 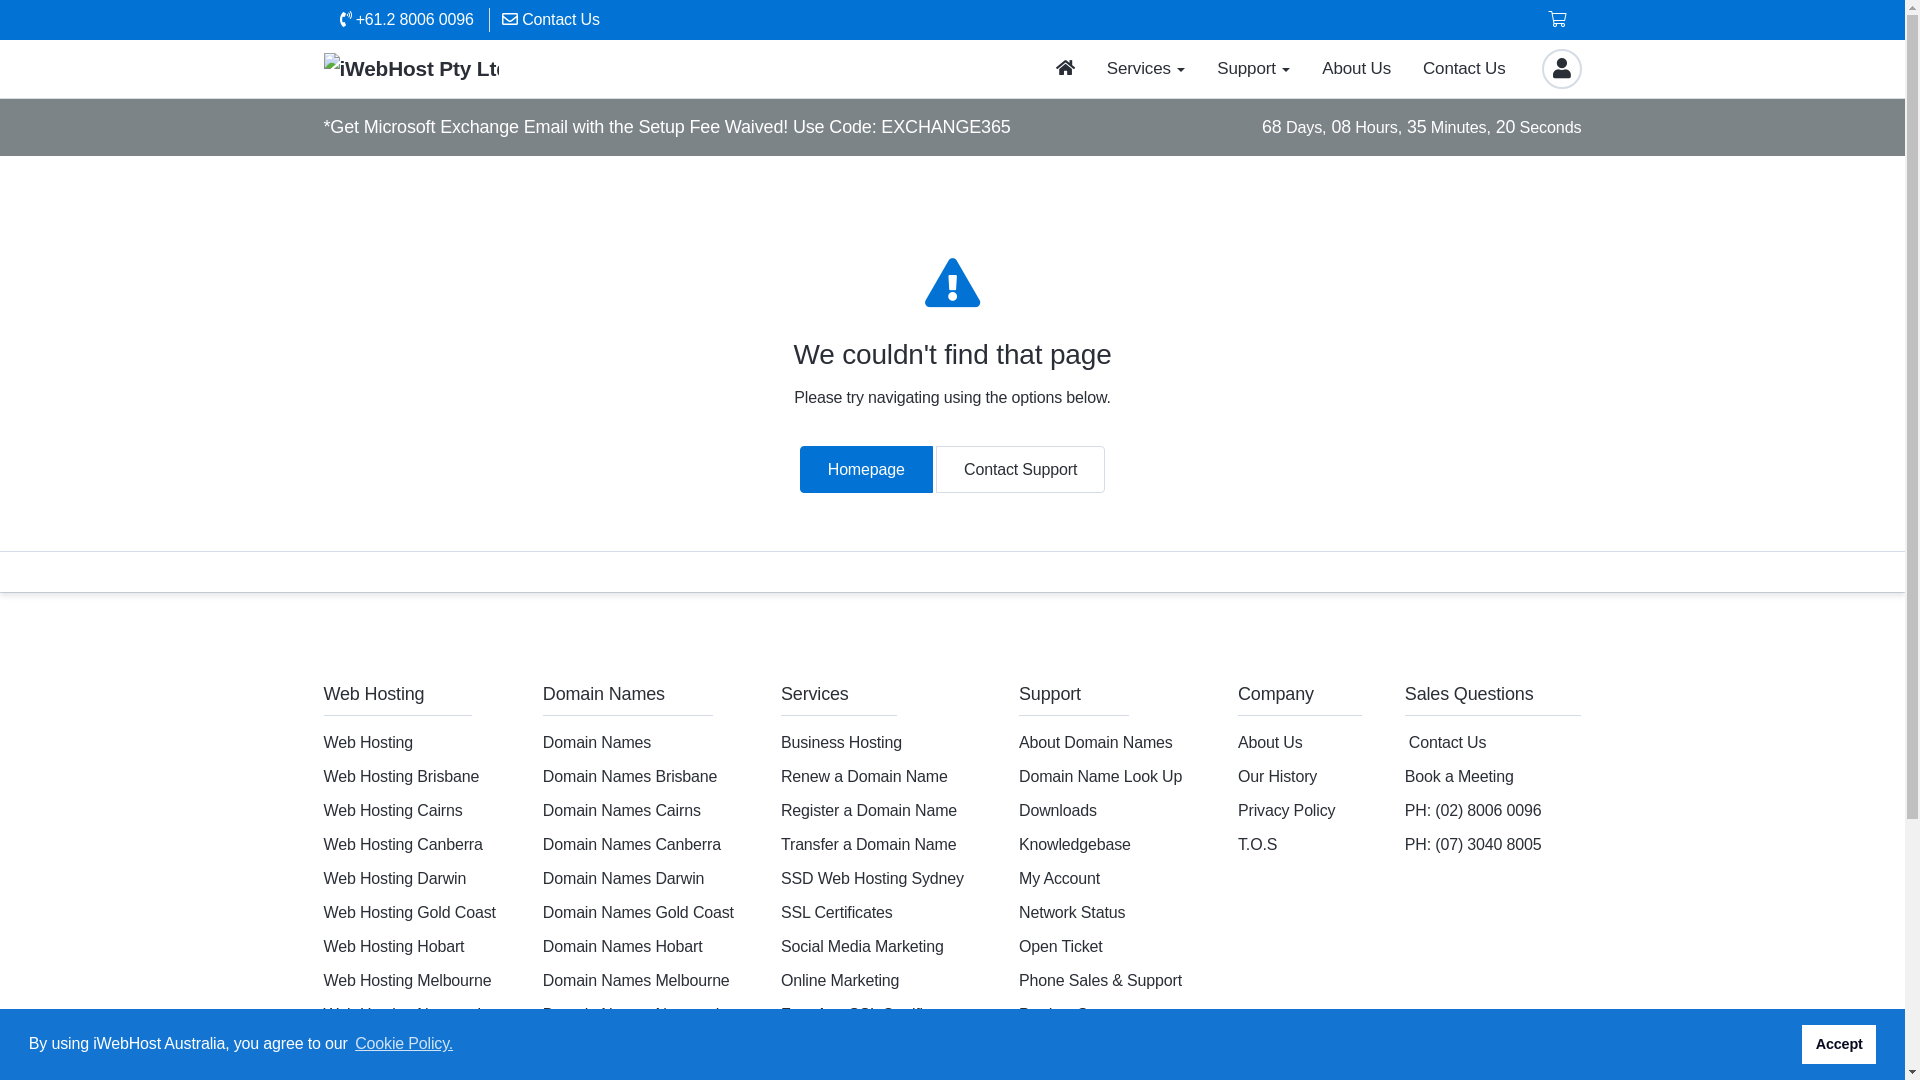 I want to click on 'Domain Names Newcastle', so click(x=634, y=1014).